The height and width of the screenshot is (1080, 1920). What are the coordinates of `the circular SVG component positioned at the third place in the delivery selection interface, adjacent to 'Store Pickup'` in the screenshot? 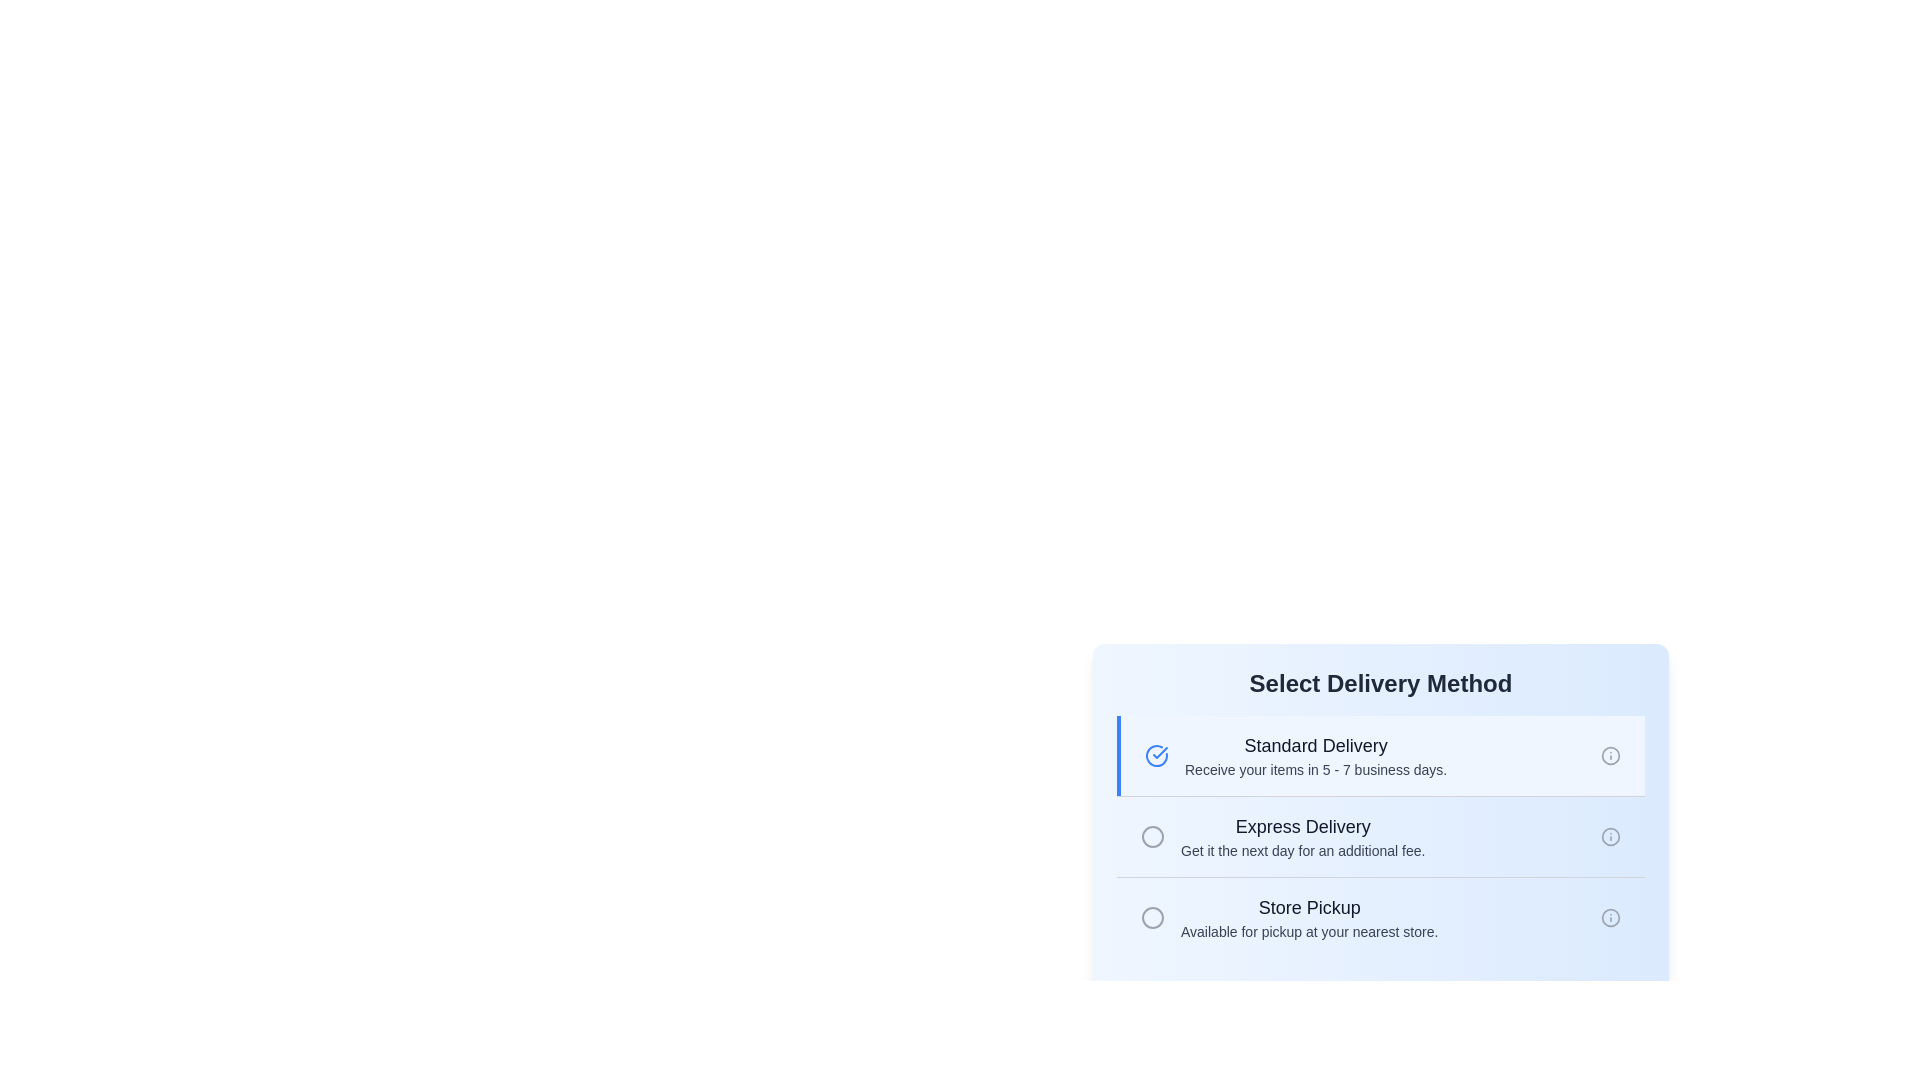 It's located at (1152, 918).